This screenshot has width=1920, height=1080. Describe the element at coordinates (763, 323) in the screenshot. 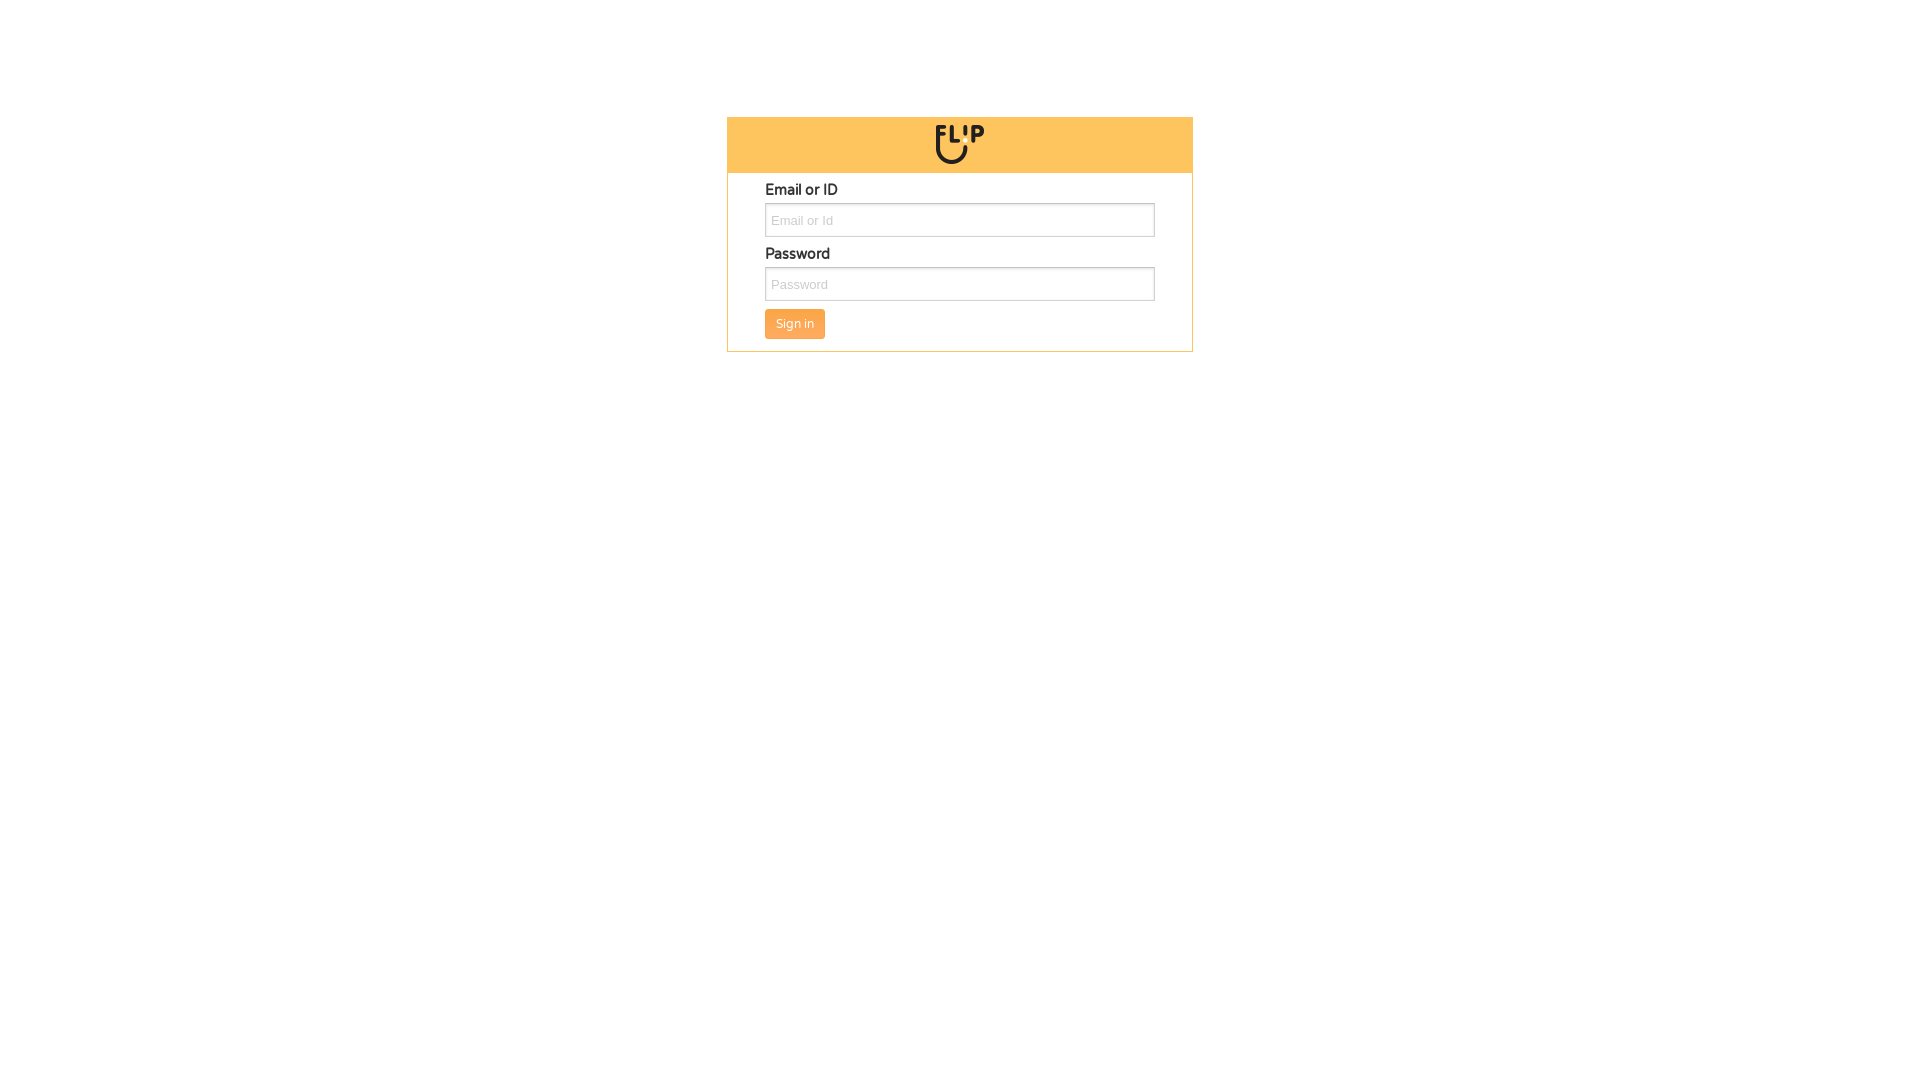

I see `'Sign in'` at that location.